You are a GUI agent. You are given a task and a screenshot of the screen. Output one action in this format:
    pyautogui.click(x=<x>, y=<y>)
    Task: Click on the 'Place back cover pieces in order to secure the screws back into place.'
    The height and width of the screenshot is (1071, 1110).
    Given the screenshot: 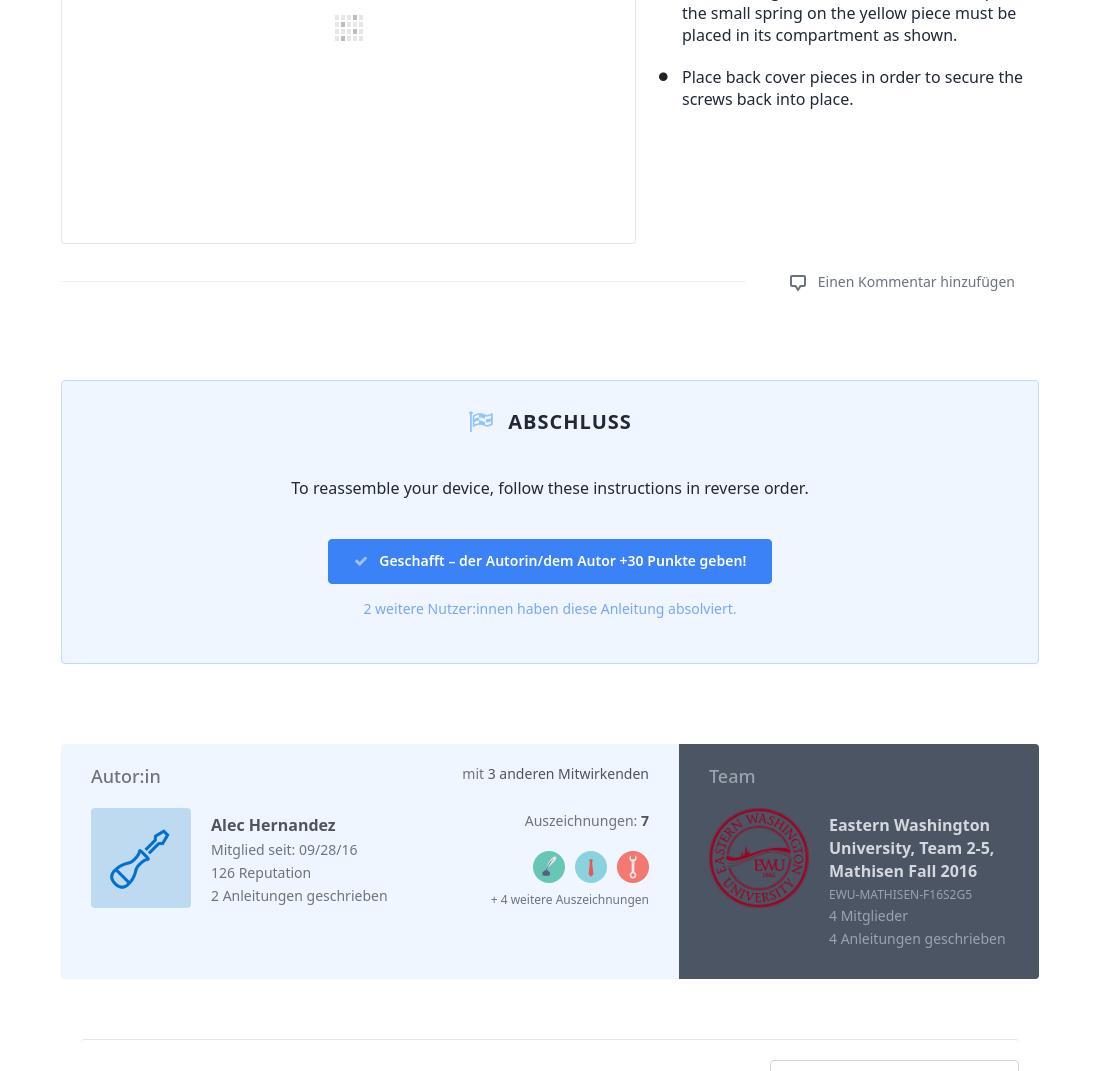 What is the action you would take?
    pyautogui.click(x=851, y=86)
    